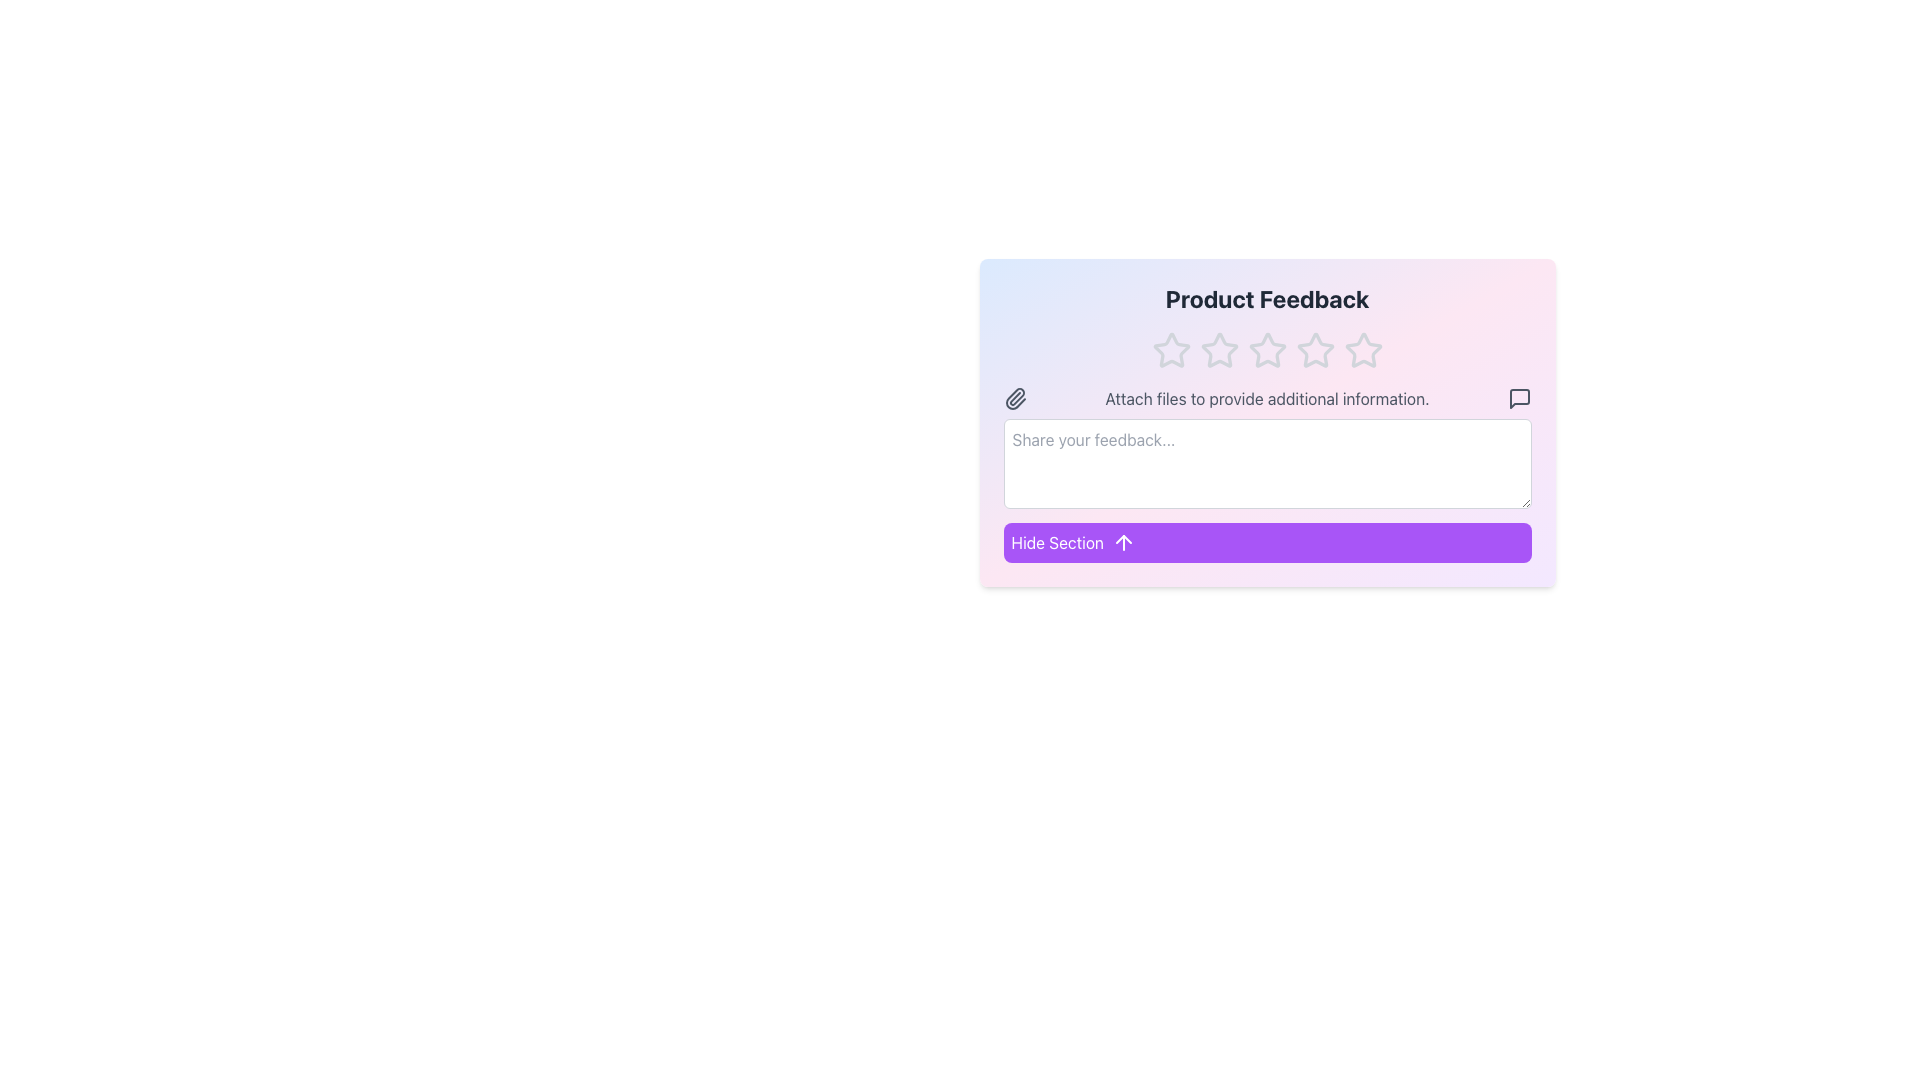 Image resolution: width=1920 pixels, height=1080 pixels. Describe the element at coordinates (1362, 349) in the screenshot. I see `the fifth hollow star in the 'Product Feedback' rating widget to rate it` at that location.